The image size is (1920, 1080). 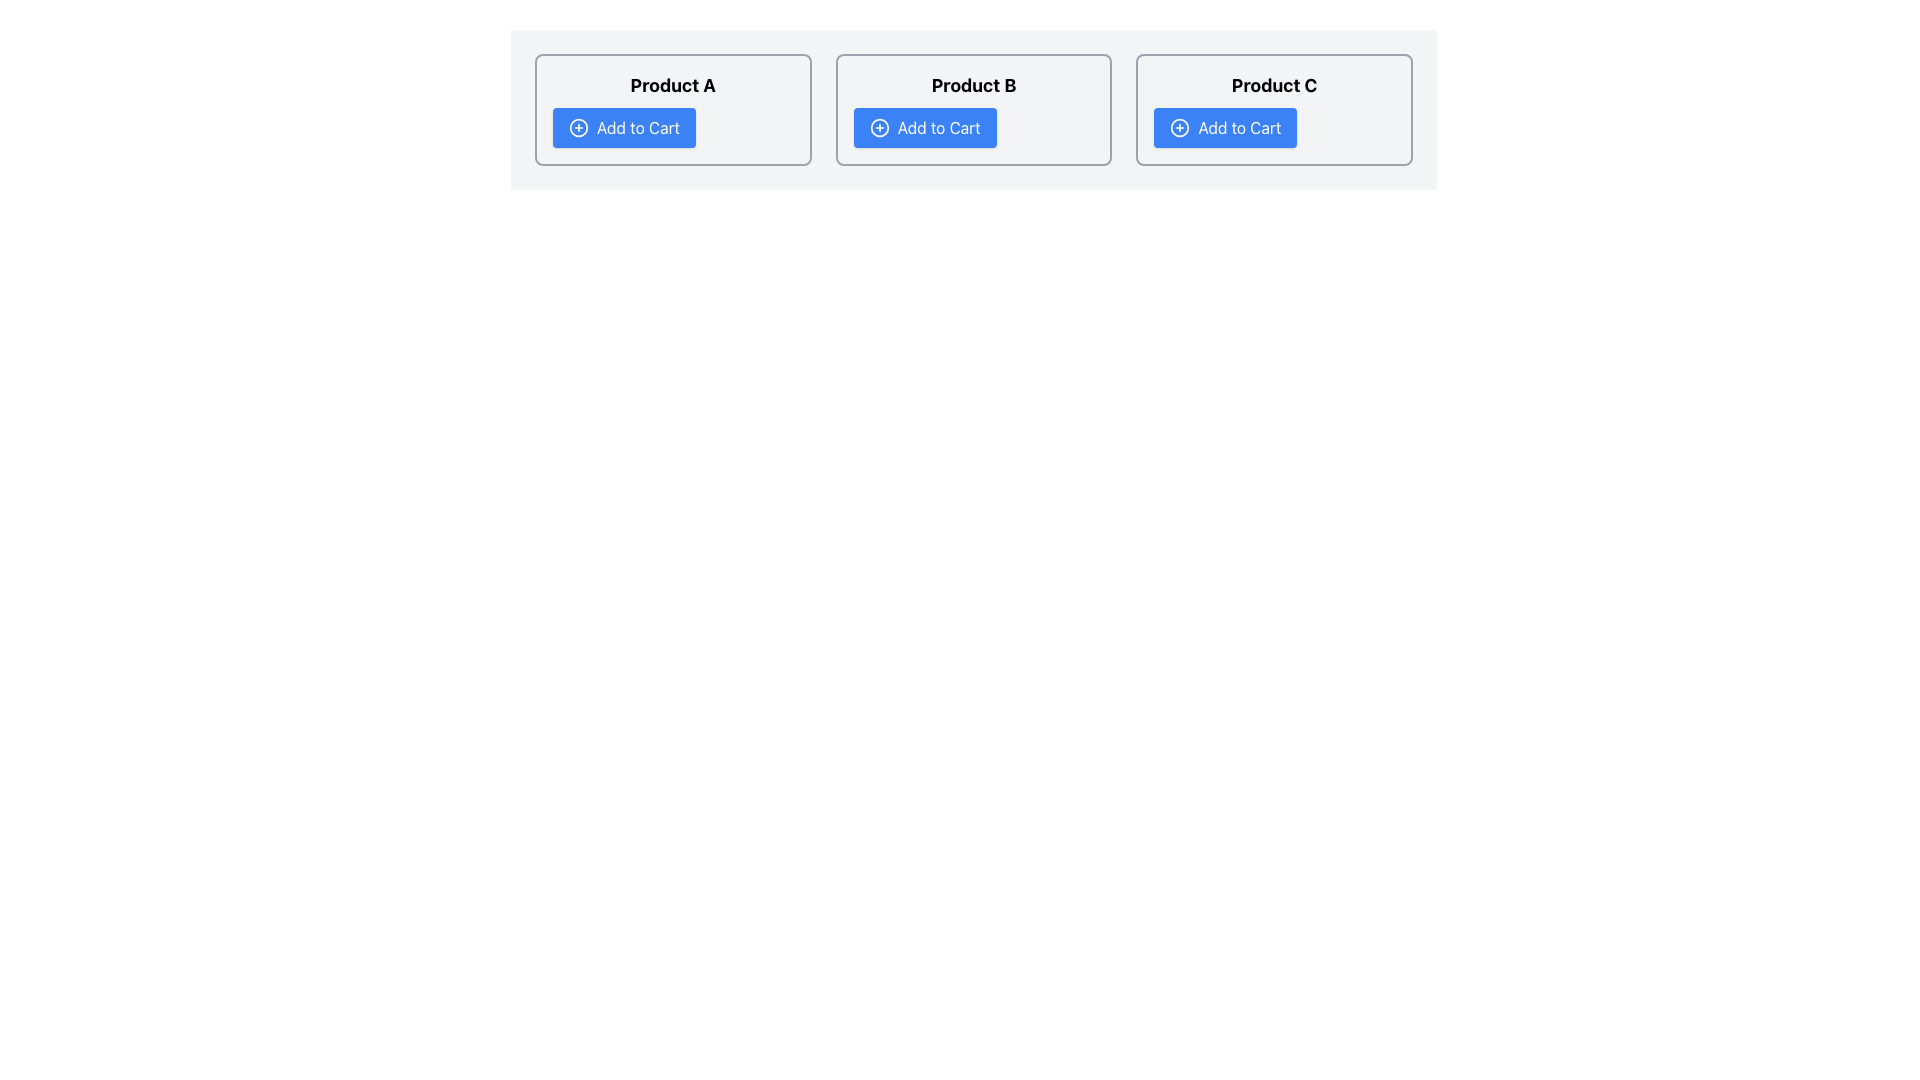 I want to click on the 'Add Product B to Cart' button, located in the second column of the product layout, so click(x=974, y=110).